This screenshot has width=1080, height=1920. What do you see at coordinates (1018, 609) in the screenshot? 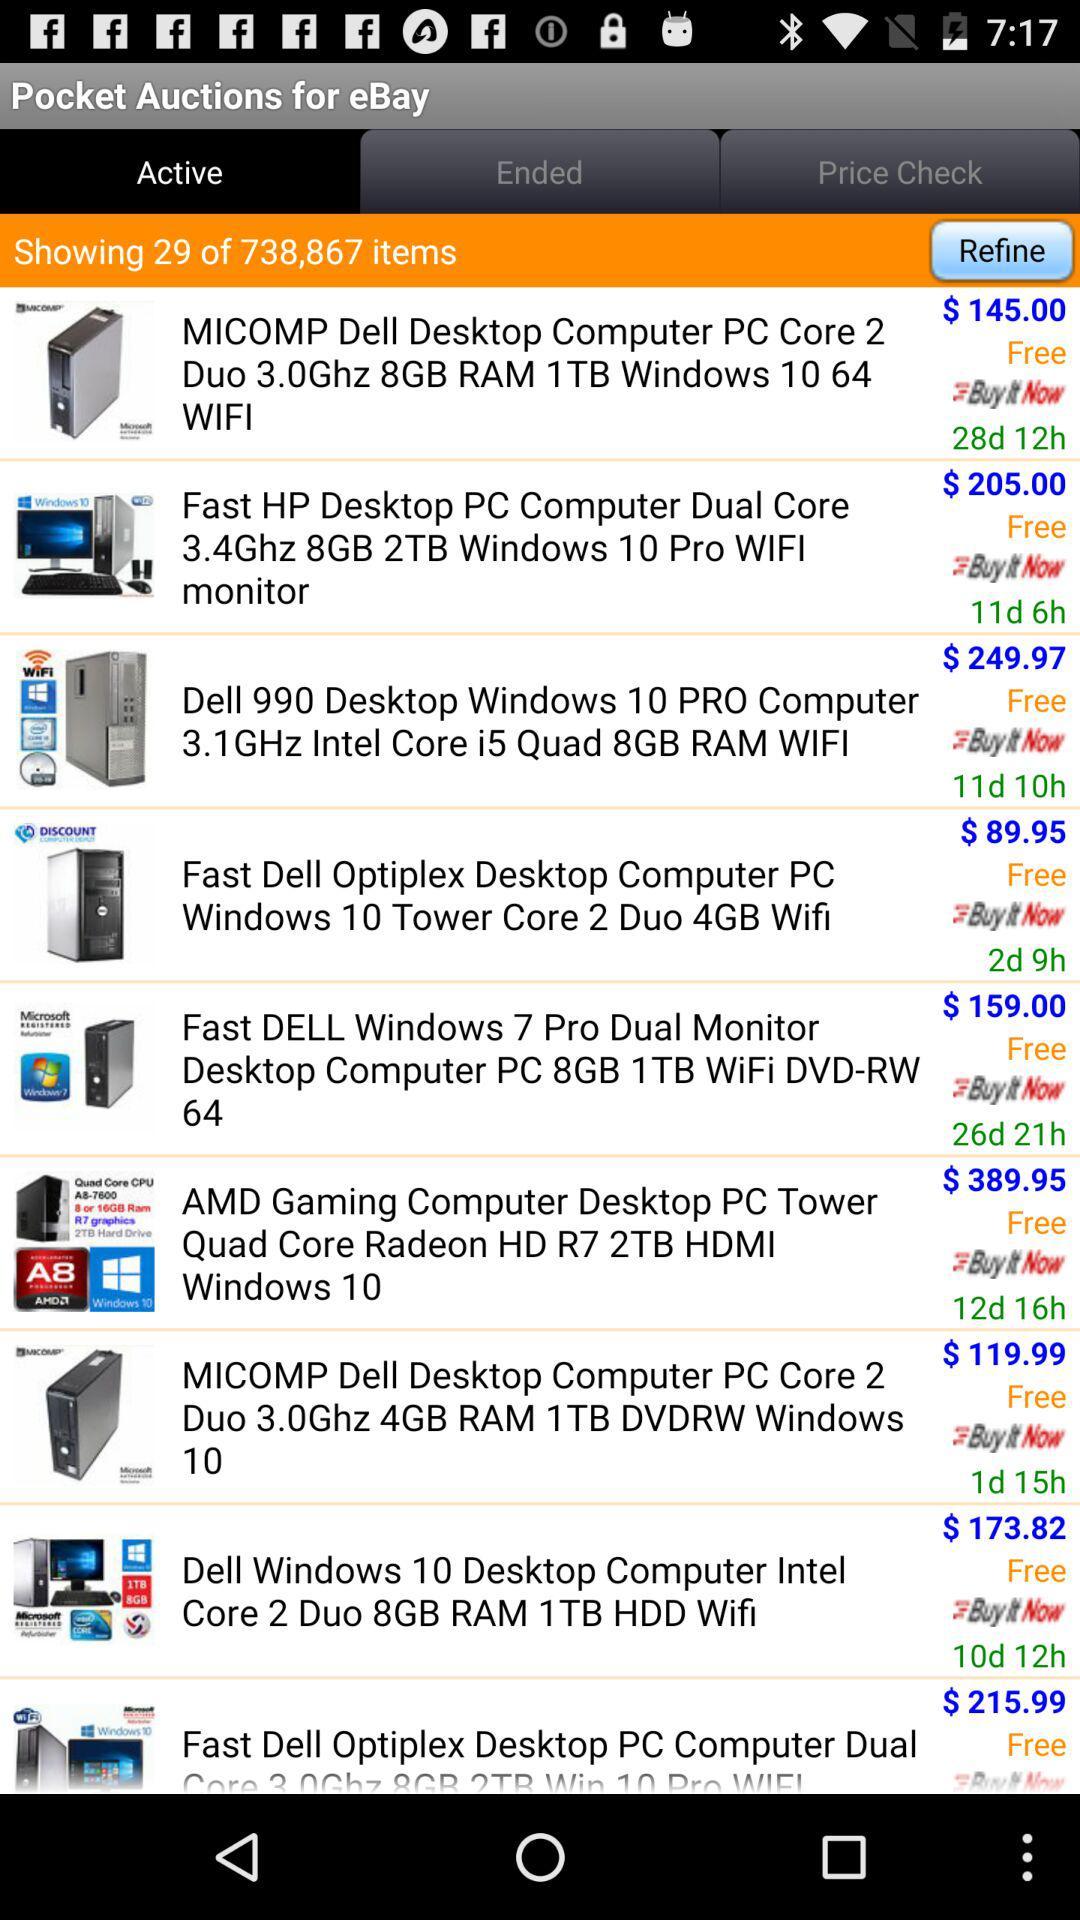
I see `the icon next to fast hp desktop item` at bounding box center [1018, 609].